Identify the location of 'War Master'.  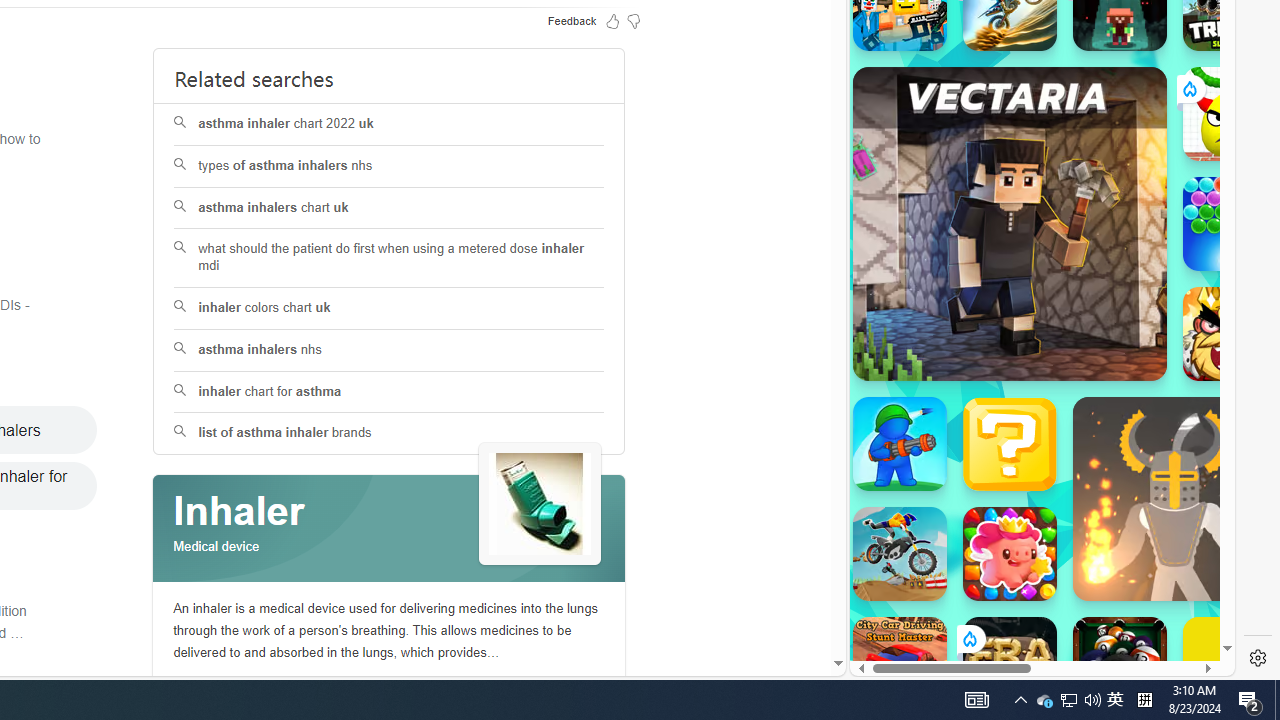
(898, 442).